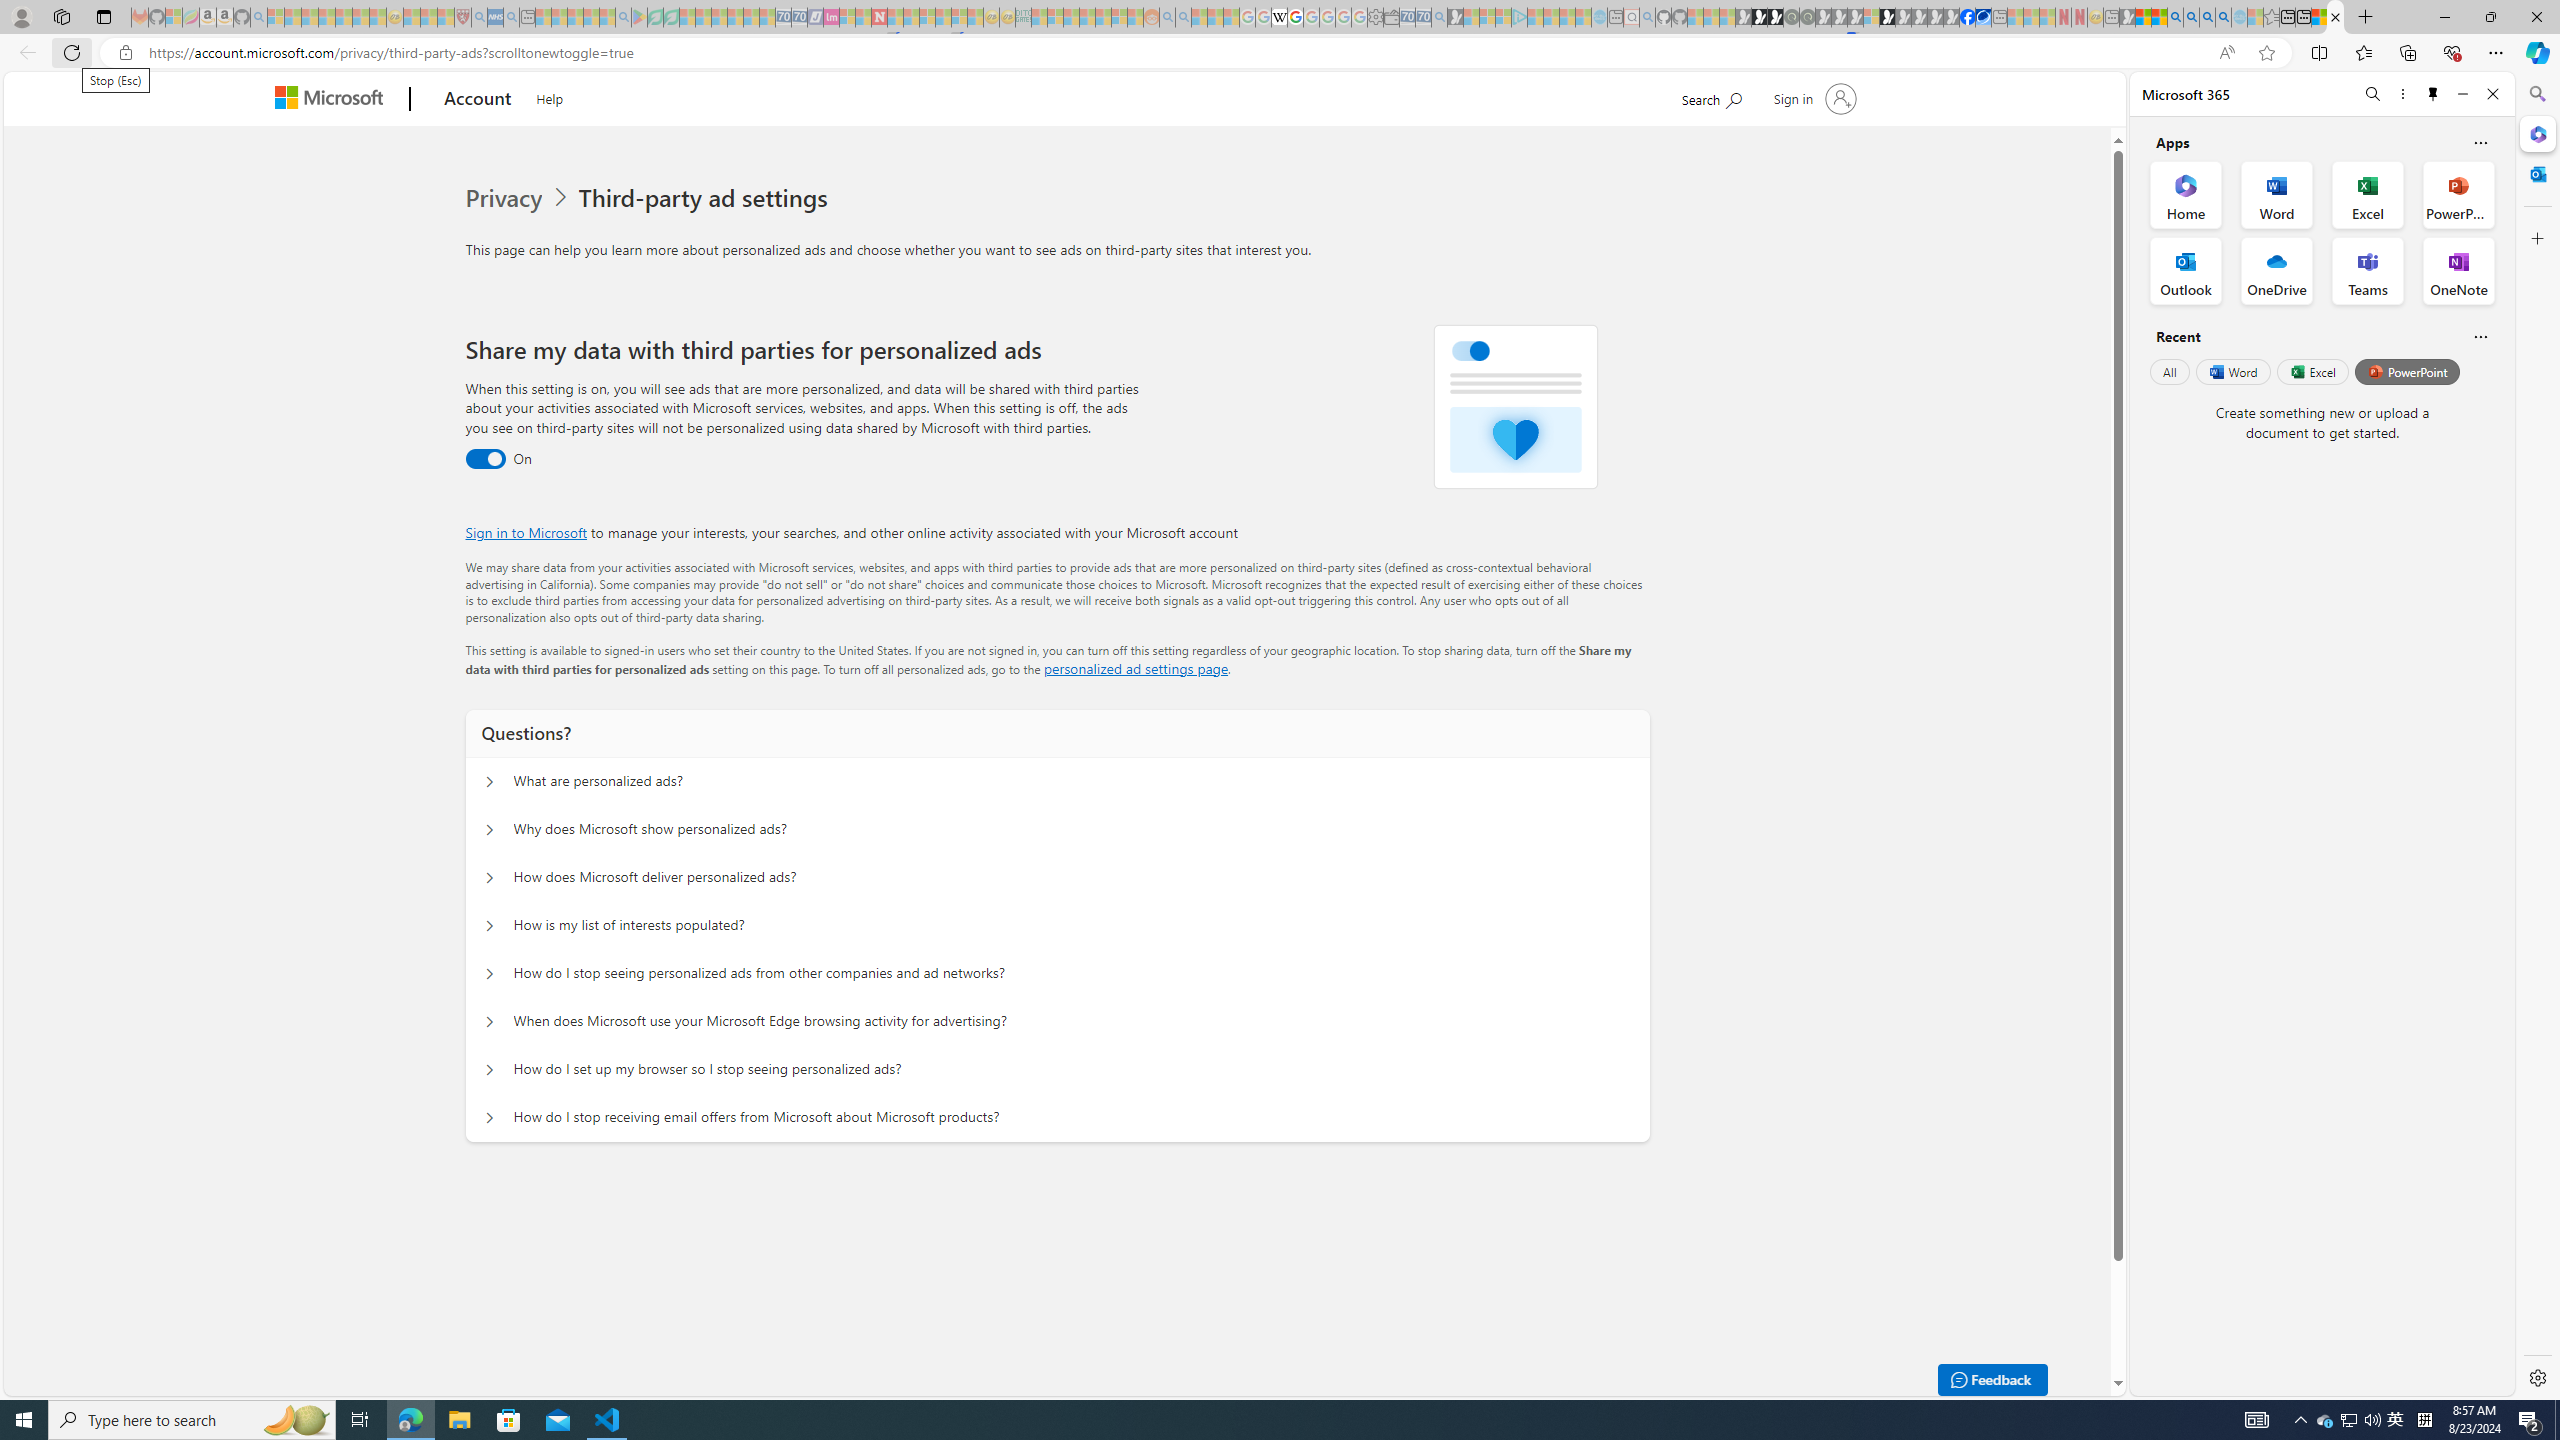 This screenshot has height=1440, width=2560. What do you see at coordinates (1022, 16) in the screenshot?
I see `'DITOGAMES AG Imprint - Sleeping'` at bounding box center [1022, 16].